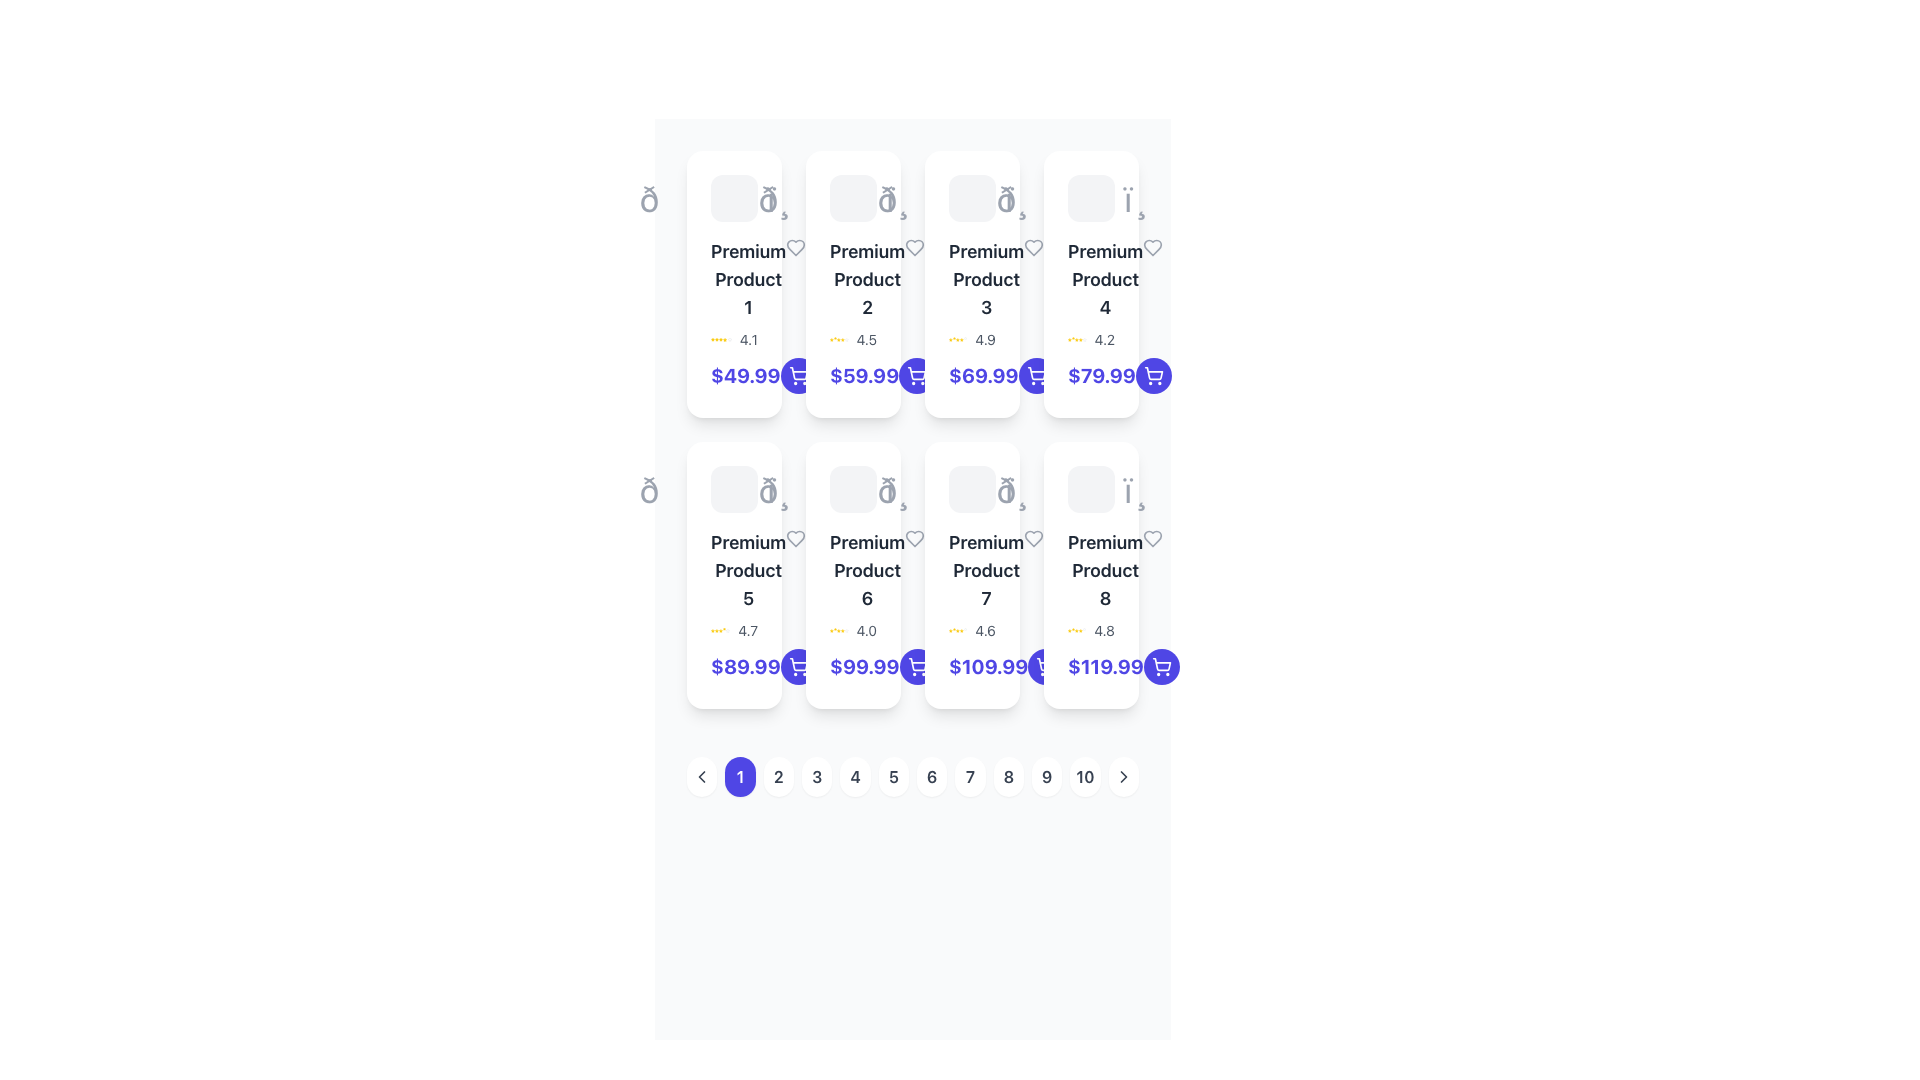  Describe the element at coordinates (1090, 570) in the screenshot. I see `the 'Premium Product 8' text label located in the second row, fourth card from the left in the product card grid` at that location.